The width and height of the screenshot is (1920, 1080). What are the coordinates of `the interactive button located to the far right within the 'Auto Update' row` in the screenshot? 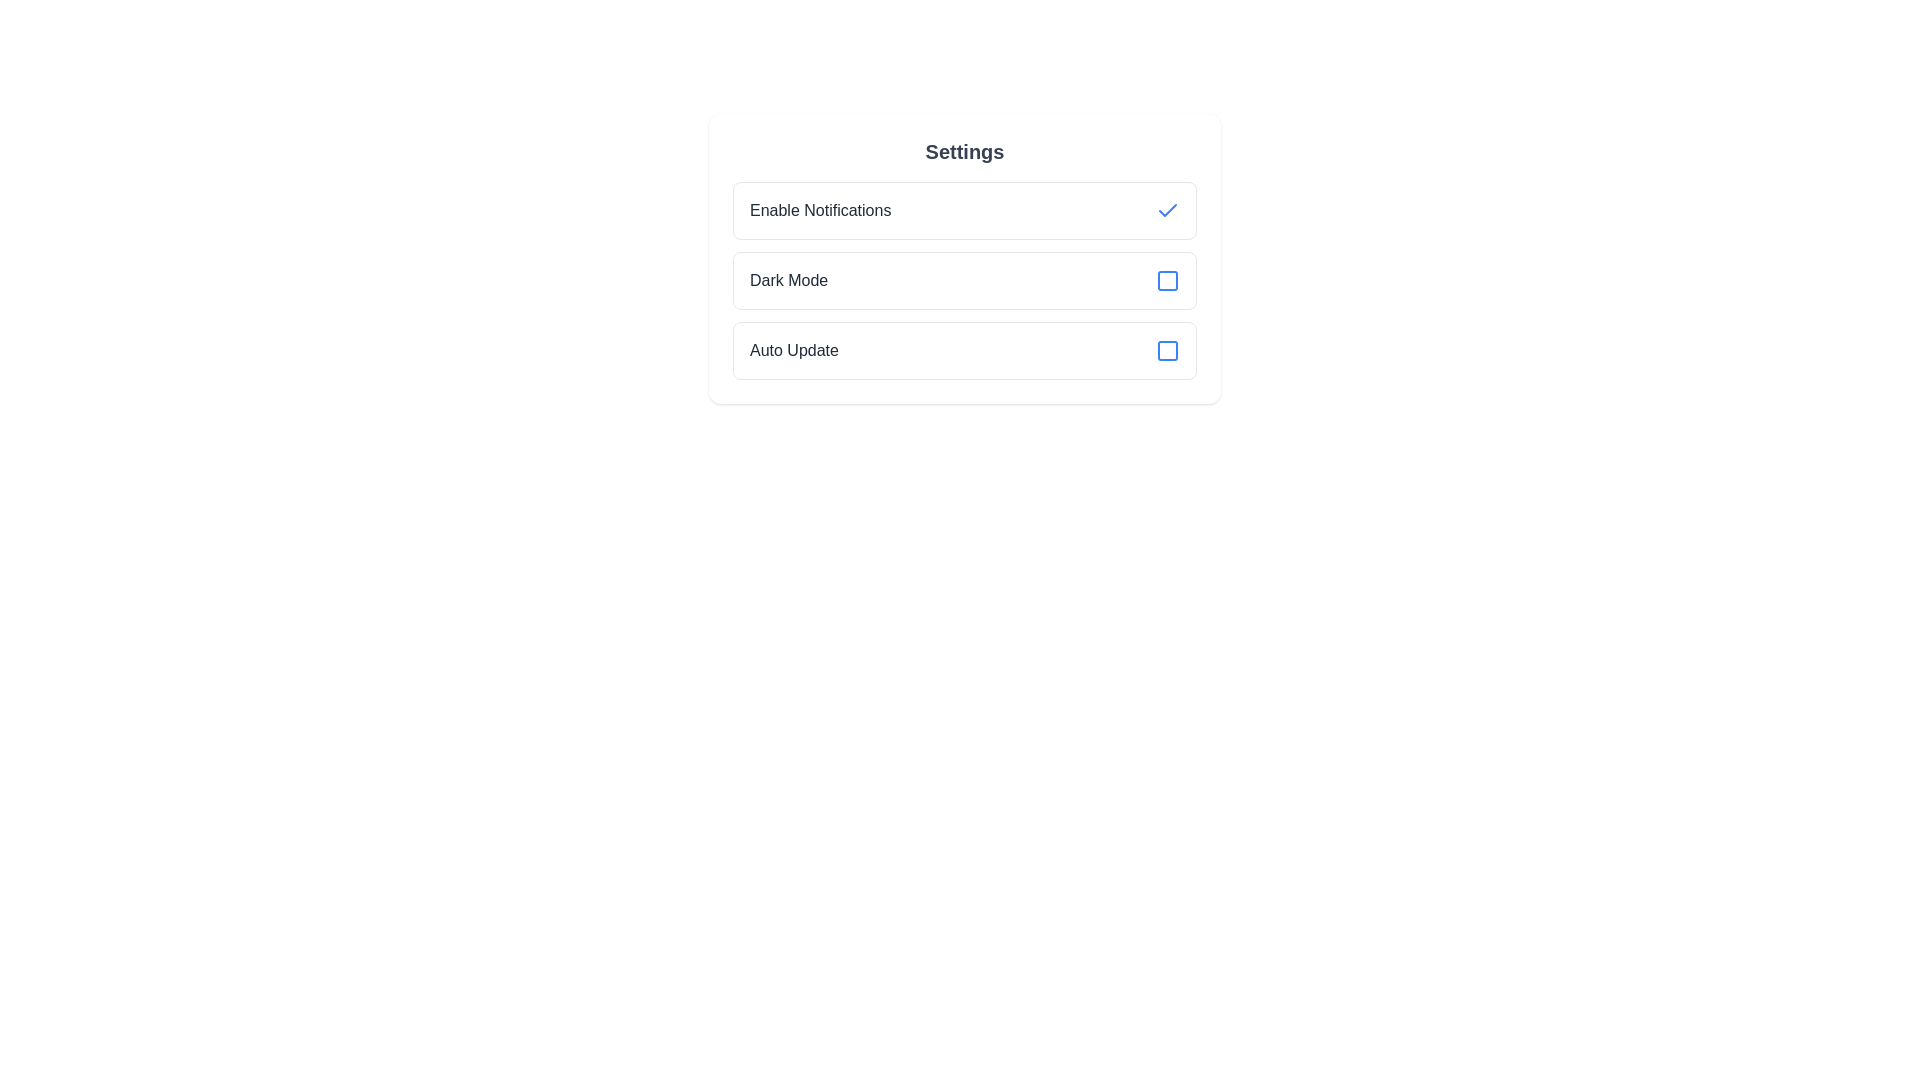 It's located at (1167, 350).